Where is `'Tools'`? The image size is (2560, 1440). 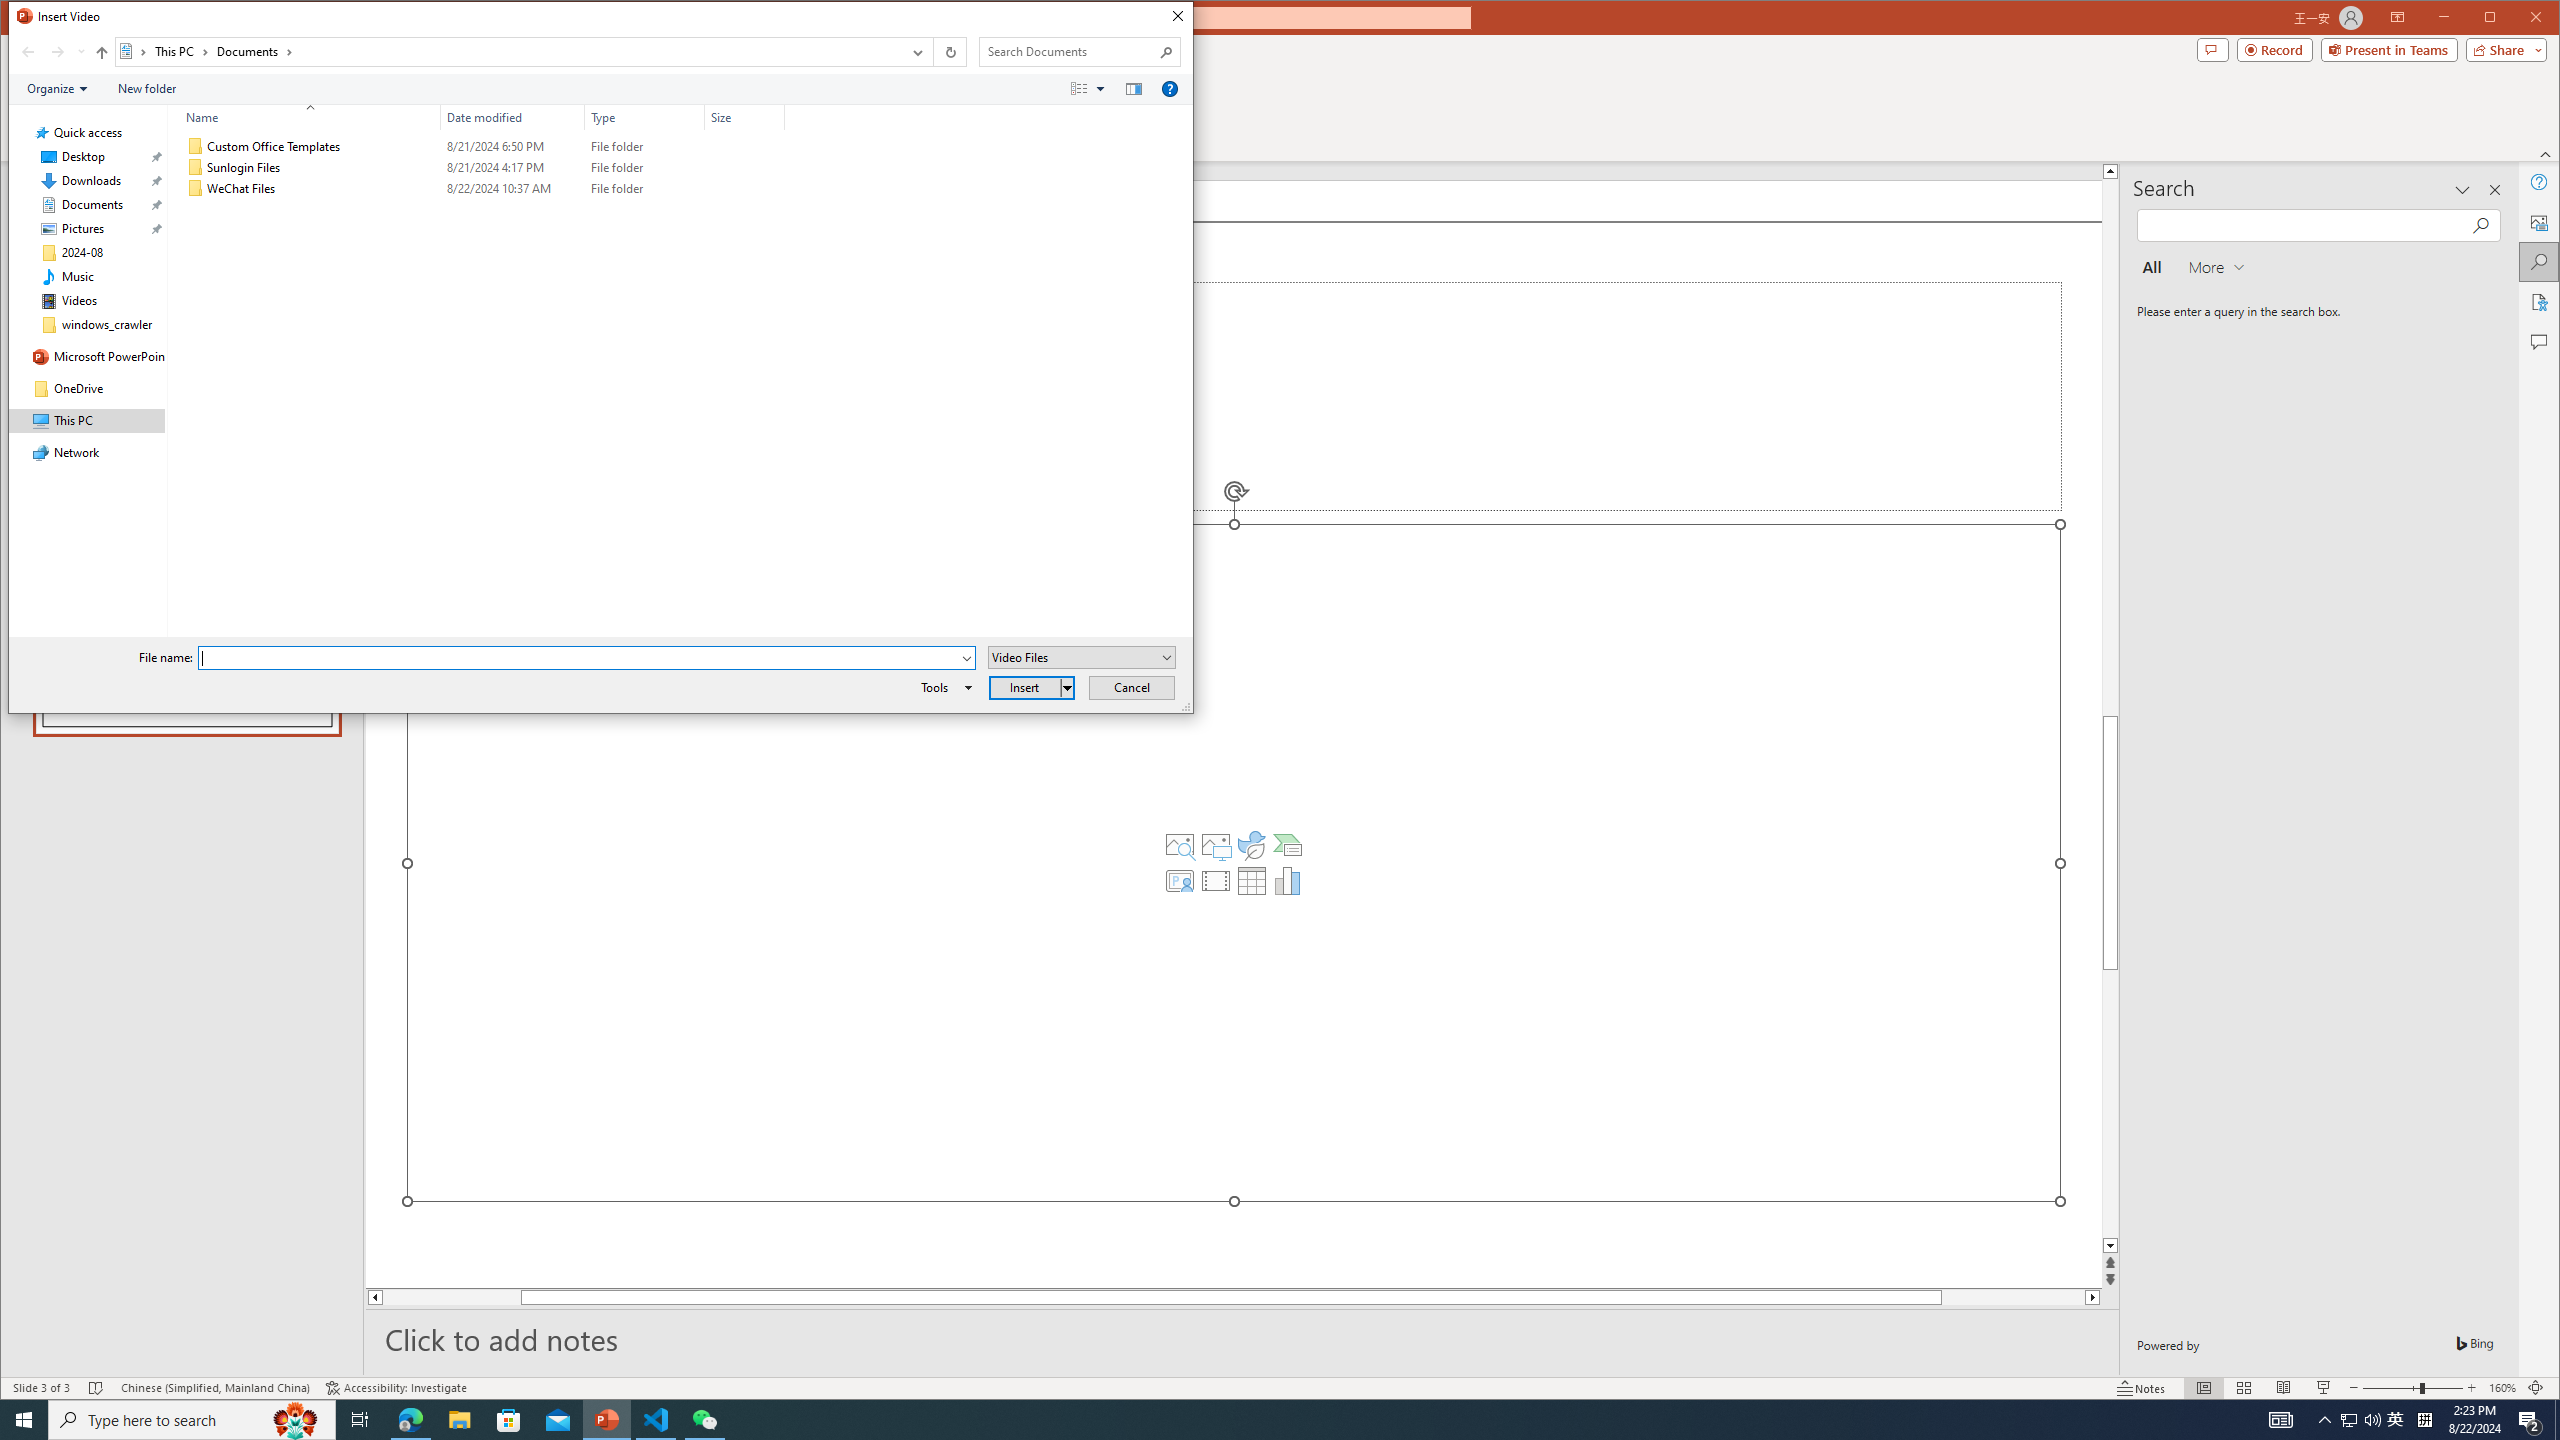 'Tools' is located at coordinates (942, 686).